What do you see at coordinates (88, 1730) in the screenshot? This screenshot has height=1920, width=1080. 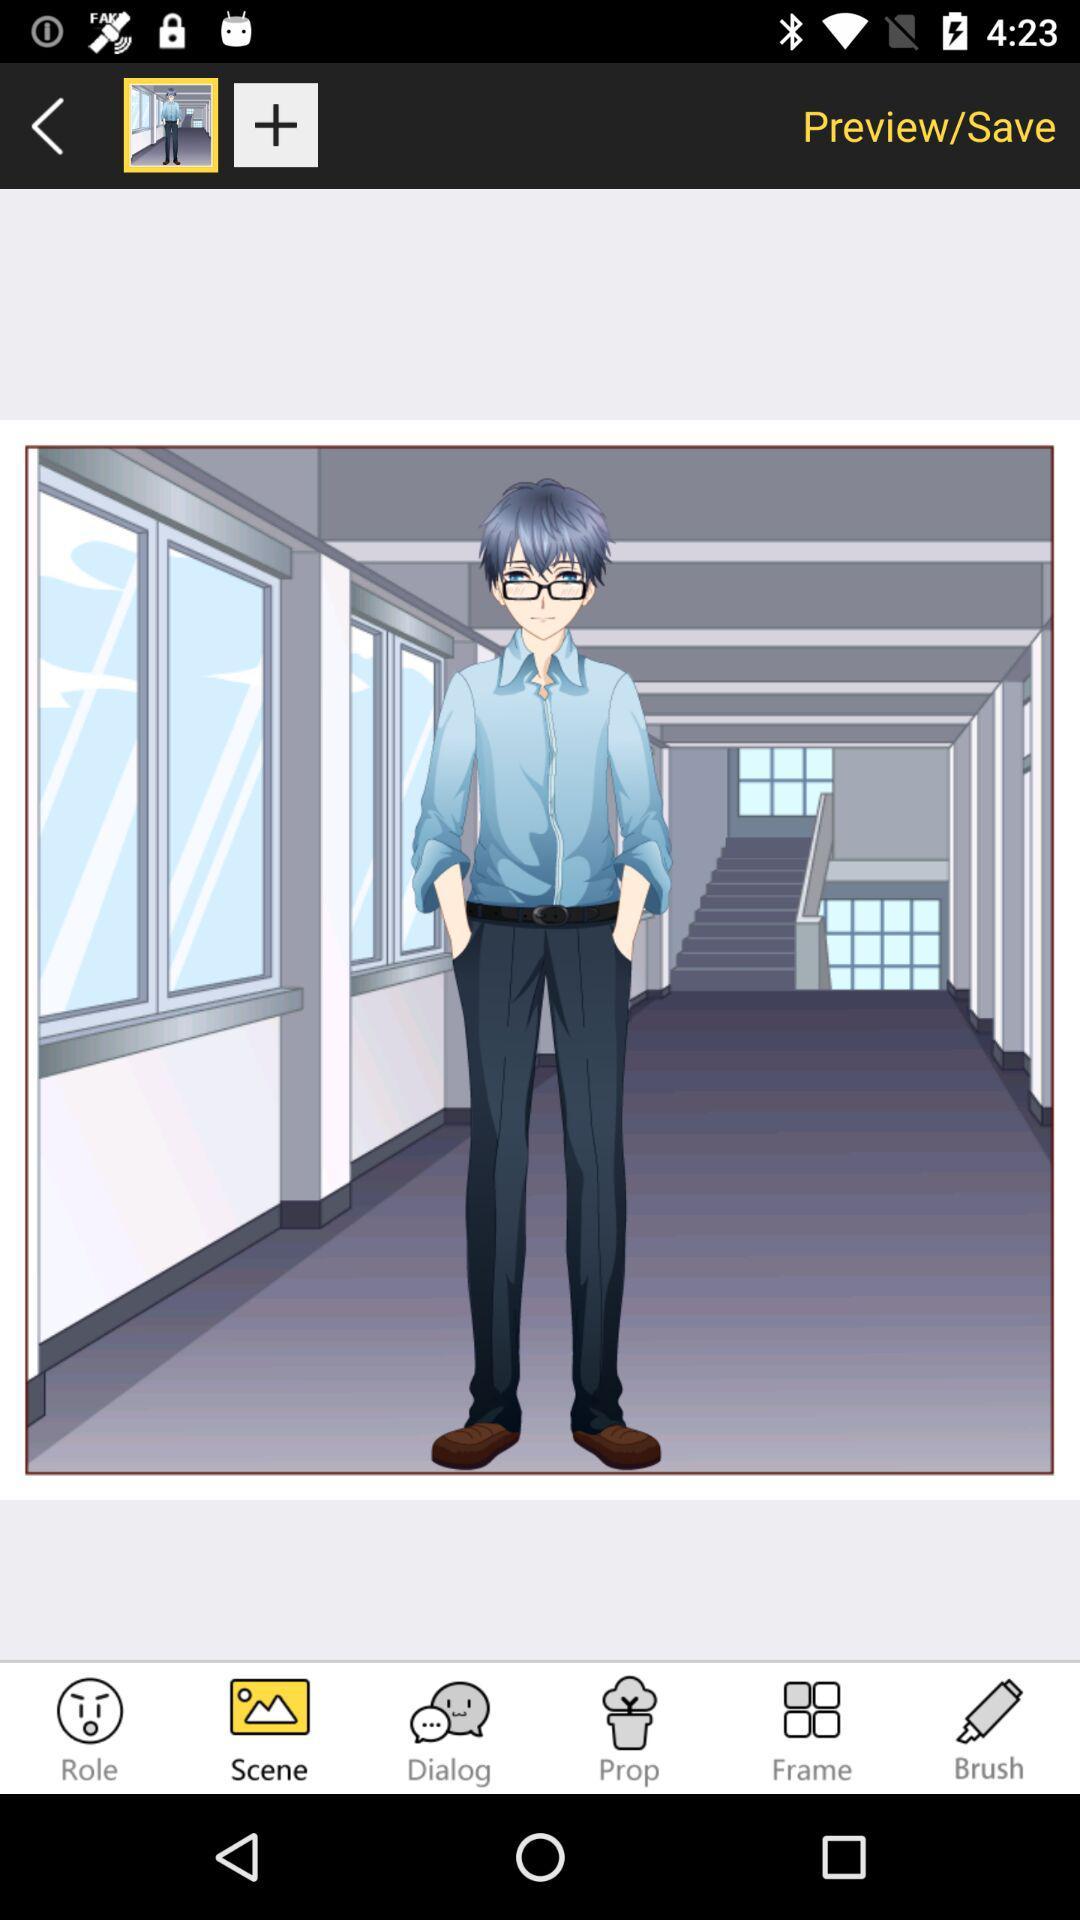 I see `the emoji icon` at bounding box center [88, 1730].